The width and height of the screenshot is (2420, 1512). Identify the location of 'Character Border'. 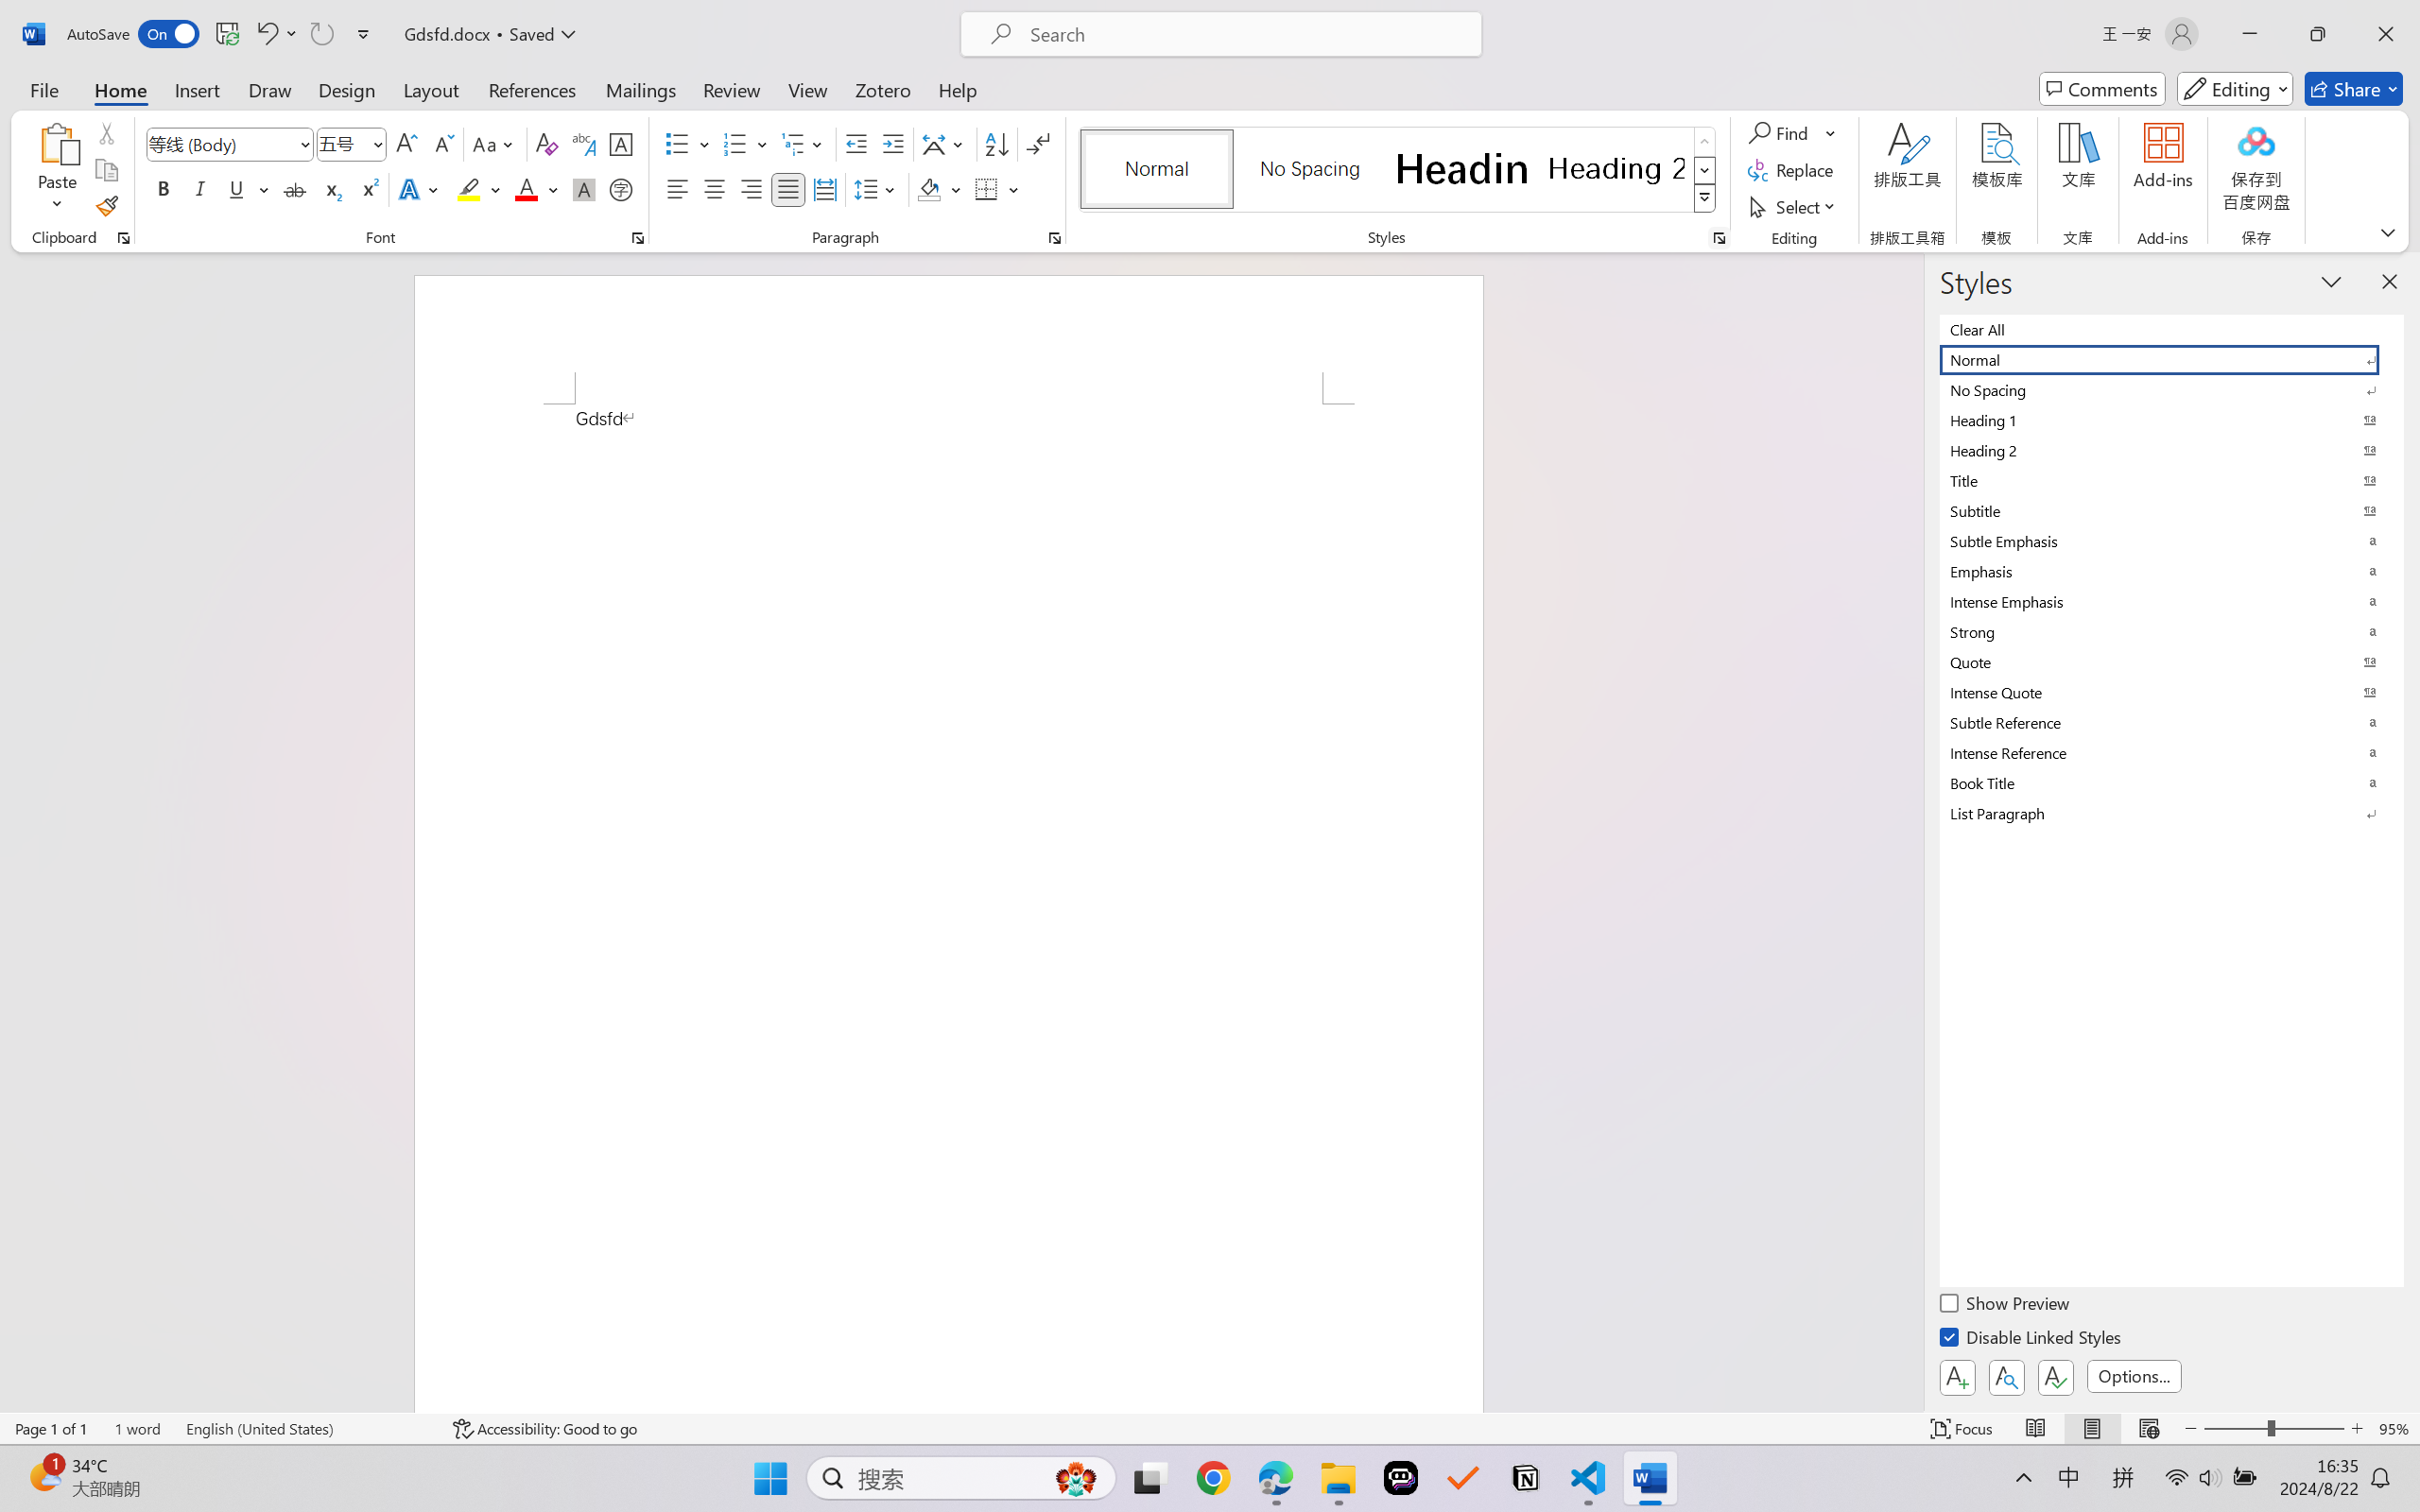
(621, 144).